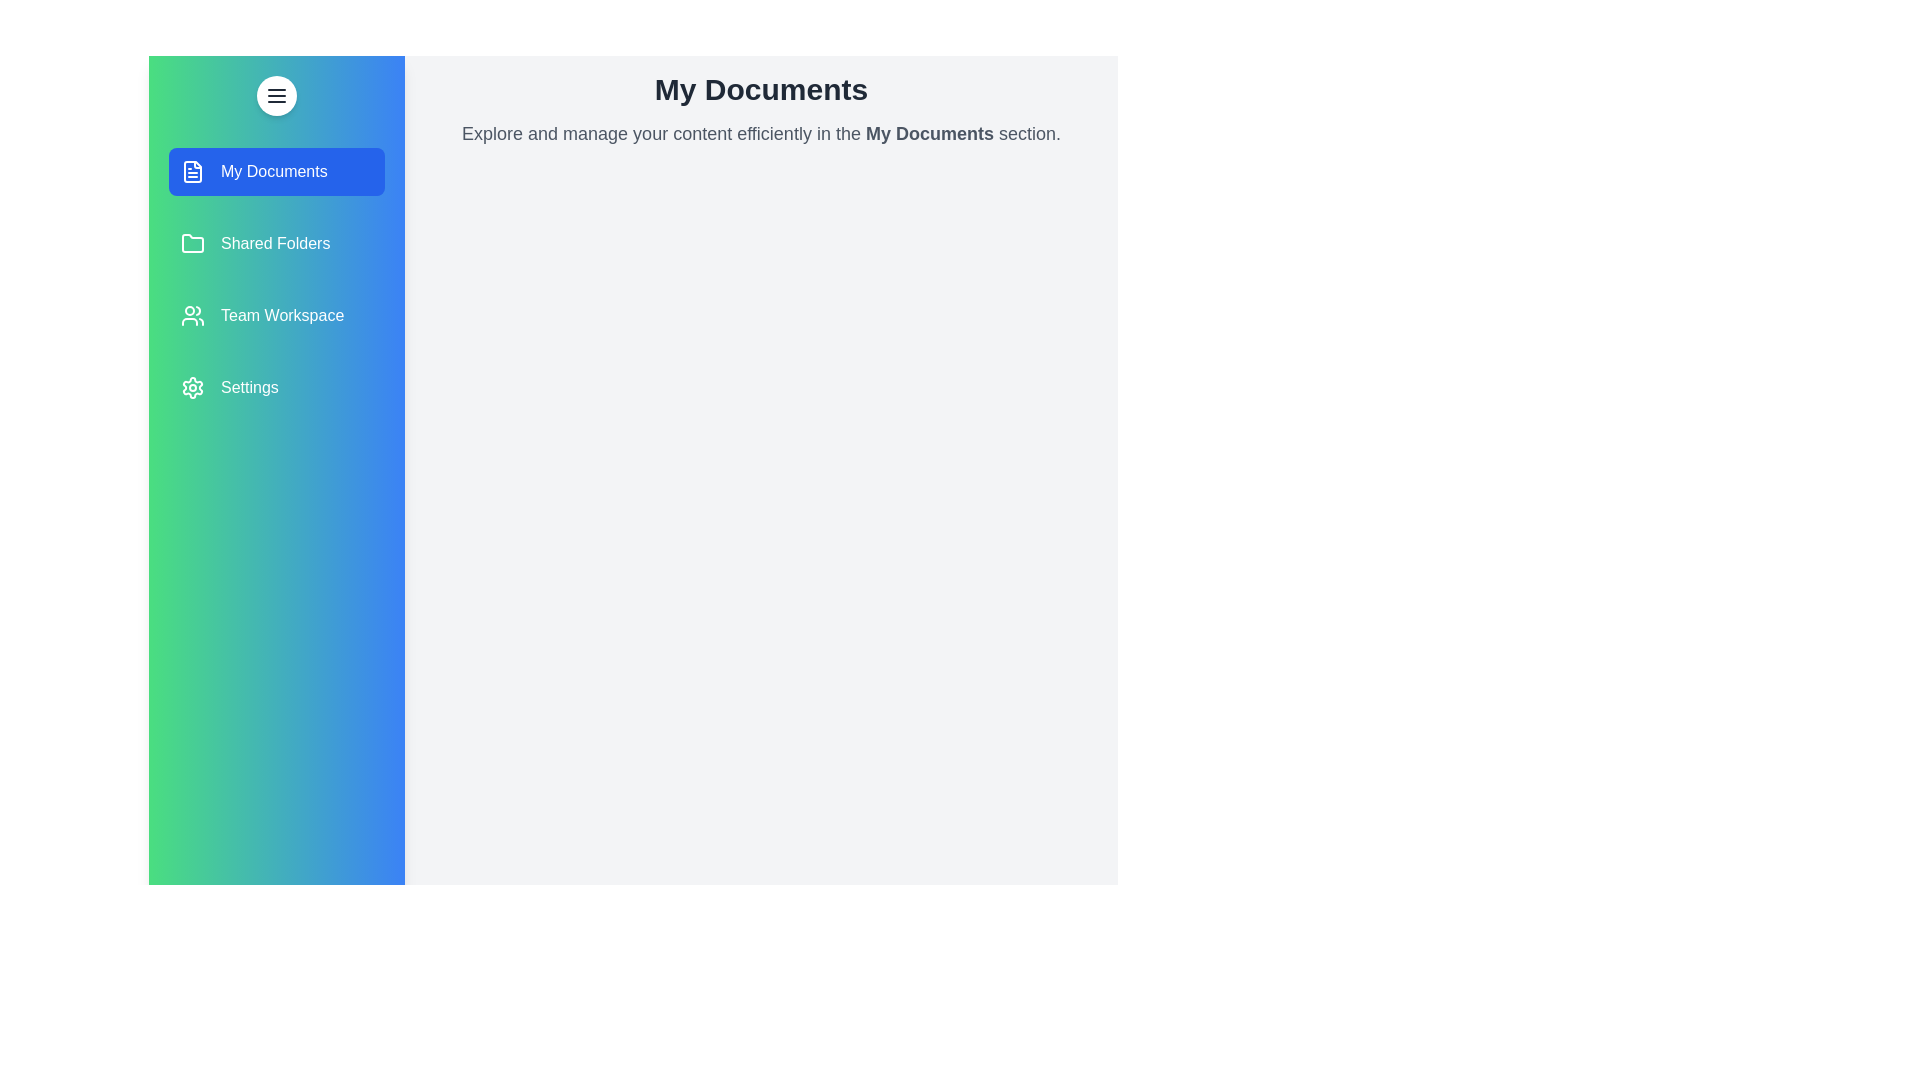 The width and height of the screenshot is (1920, 1080). Describe the element at coordinates (276, 96) in the screenshot. I see `the toggle button to expand or collapse the drawer` at that location.